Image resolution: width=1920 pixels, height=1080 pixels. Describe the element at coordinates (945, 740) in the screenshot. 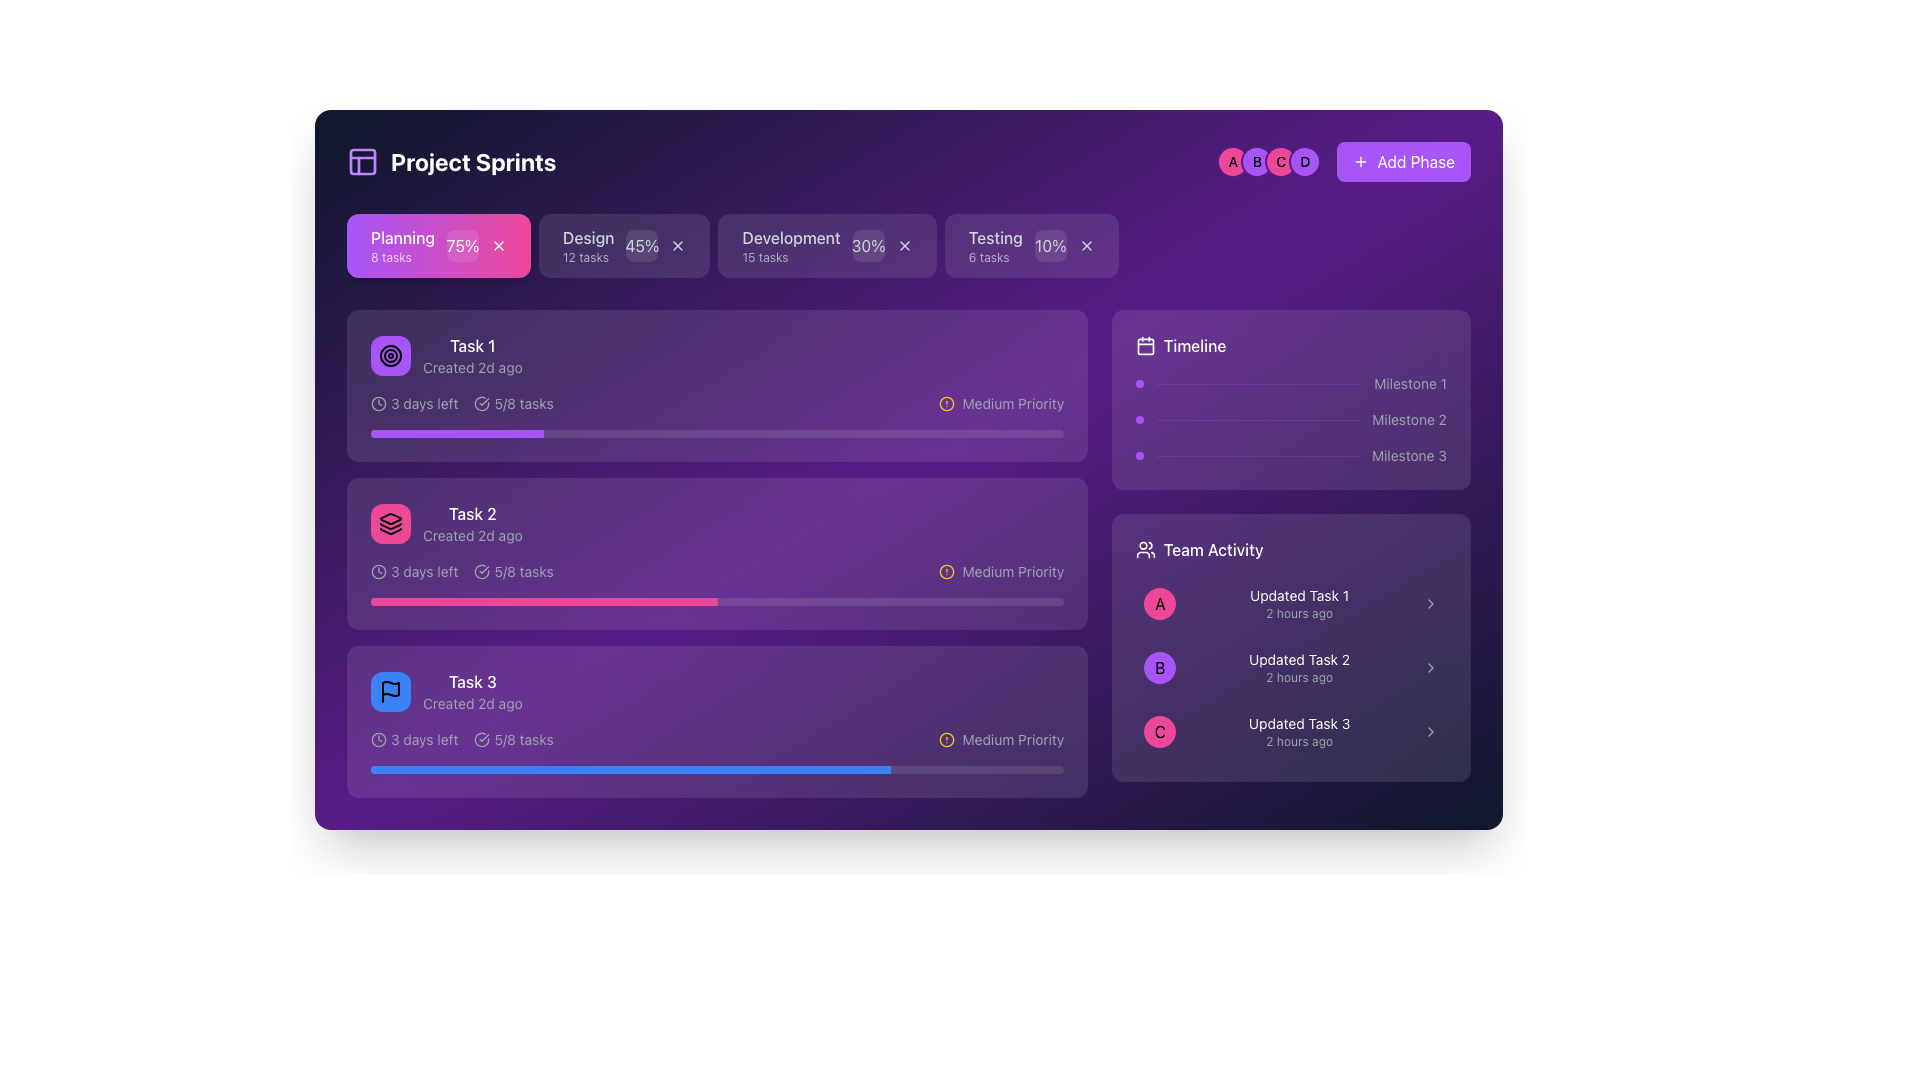

I see `the circular yellow-bordered icon with an exclamation mark inside, located to the left of the 'Medium Priority' text in the third task panel from the top` at that location.